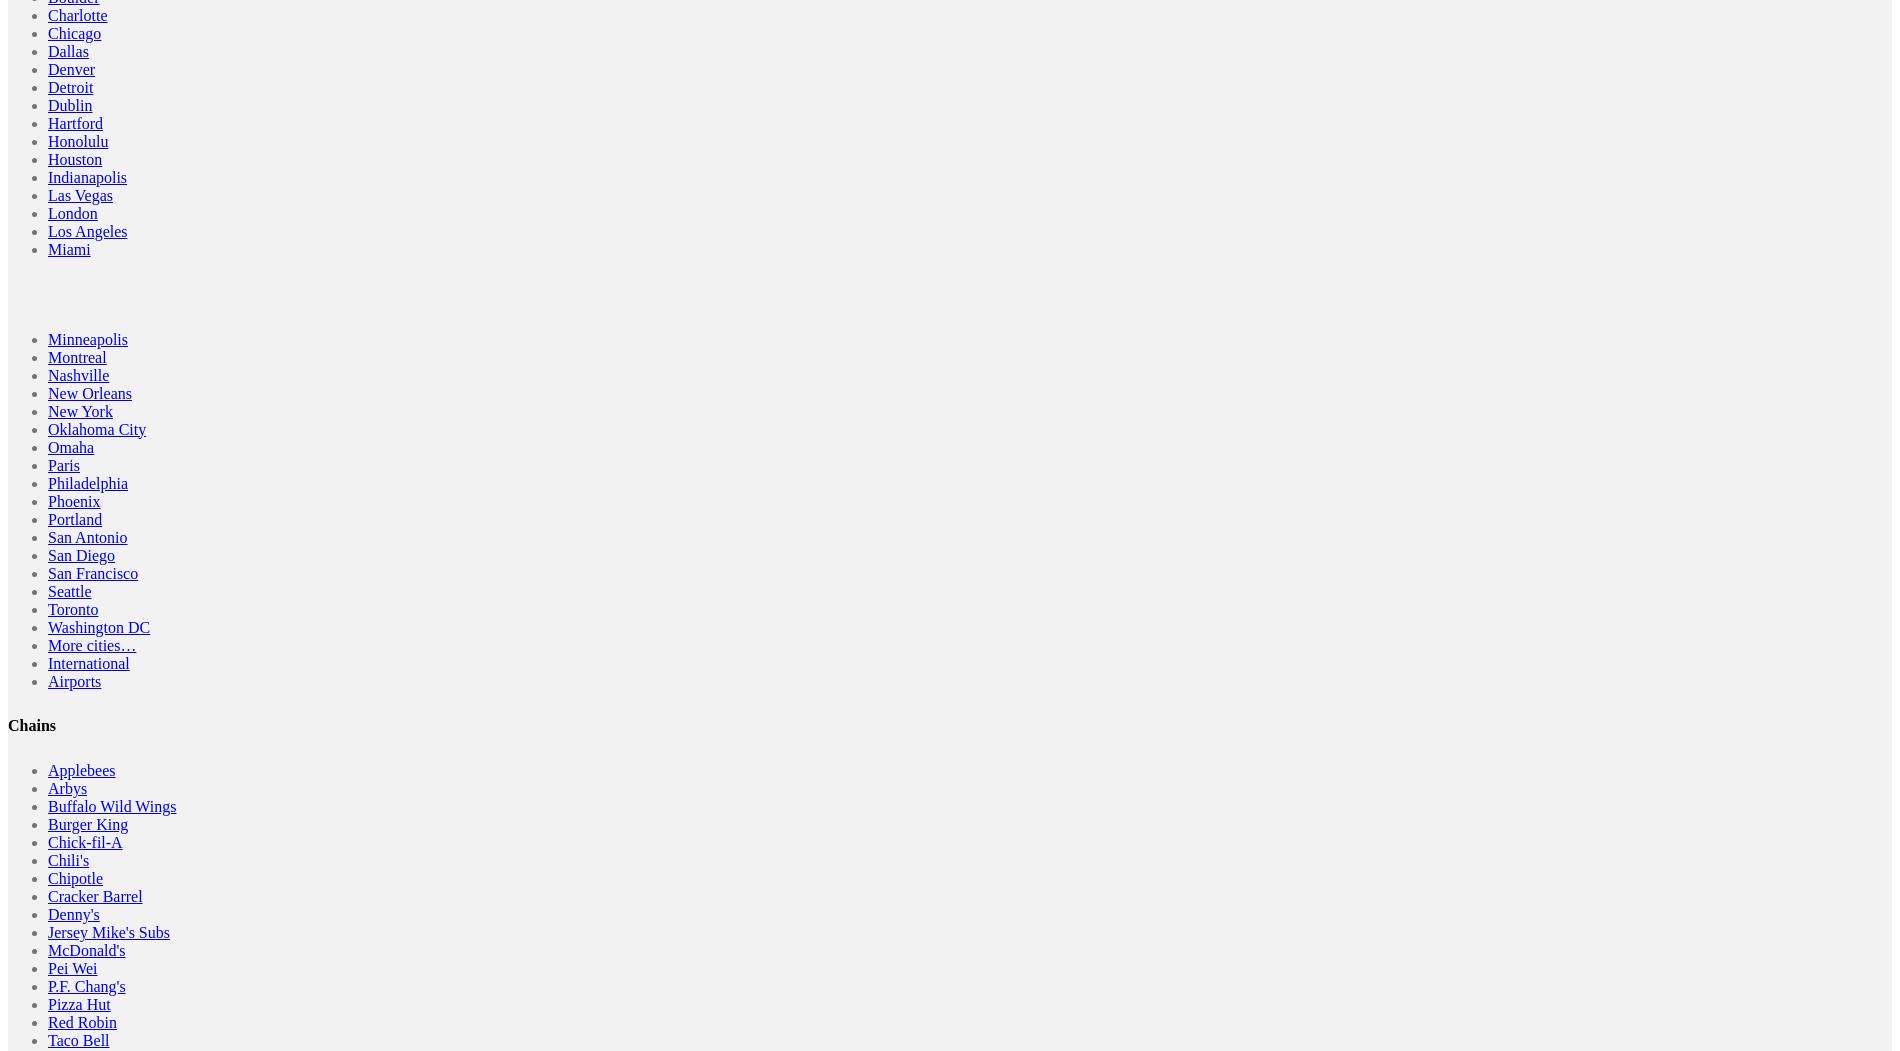 The height and width of the screenshot is (1051, 1900). Describe the element at coordinates (48, 859) in the screenshot. I see `'Chili's'` at that location.